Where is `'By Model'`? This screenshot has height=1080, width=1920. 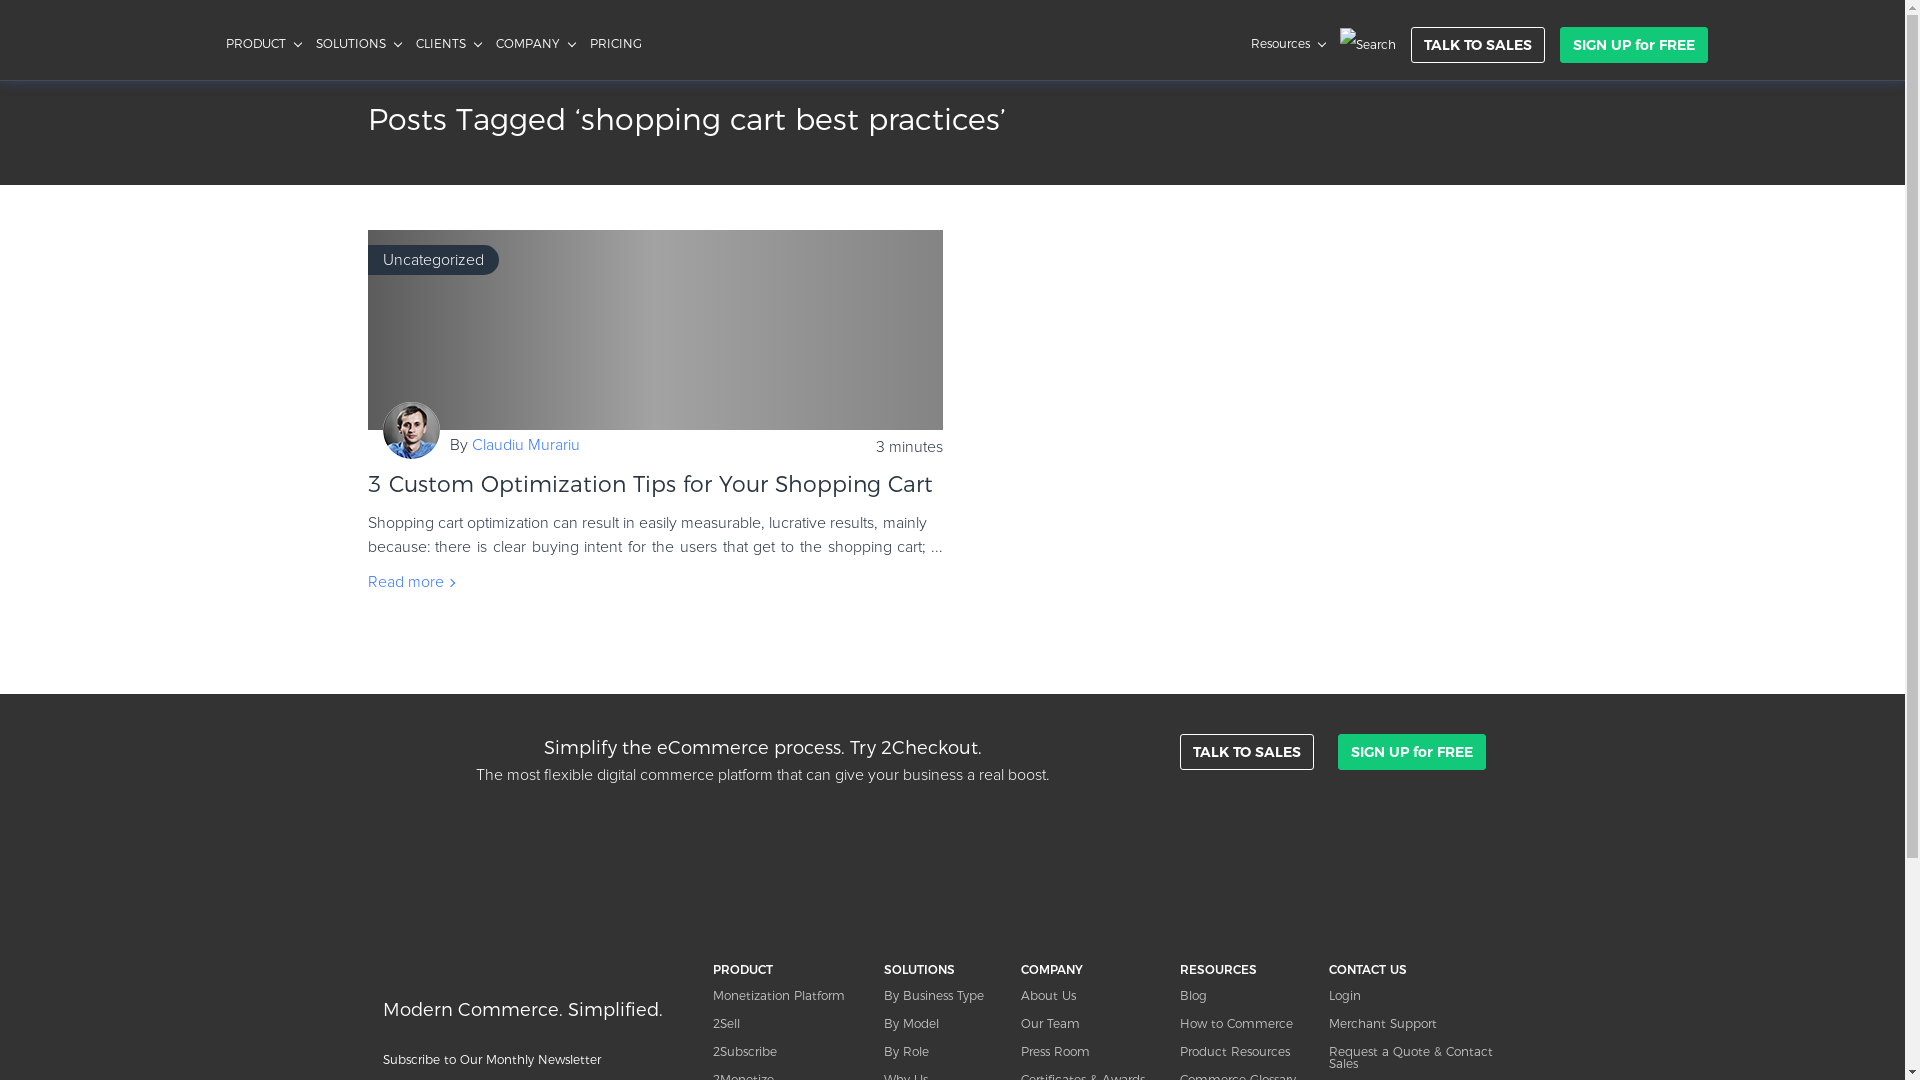 'By Model' is located at coordinates (939, 1023).